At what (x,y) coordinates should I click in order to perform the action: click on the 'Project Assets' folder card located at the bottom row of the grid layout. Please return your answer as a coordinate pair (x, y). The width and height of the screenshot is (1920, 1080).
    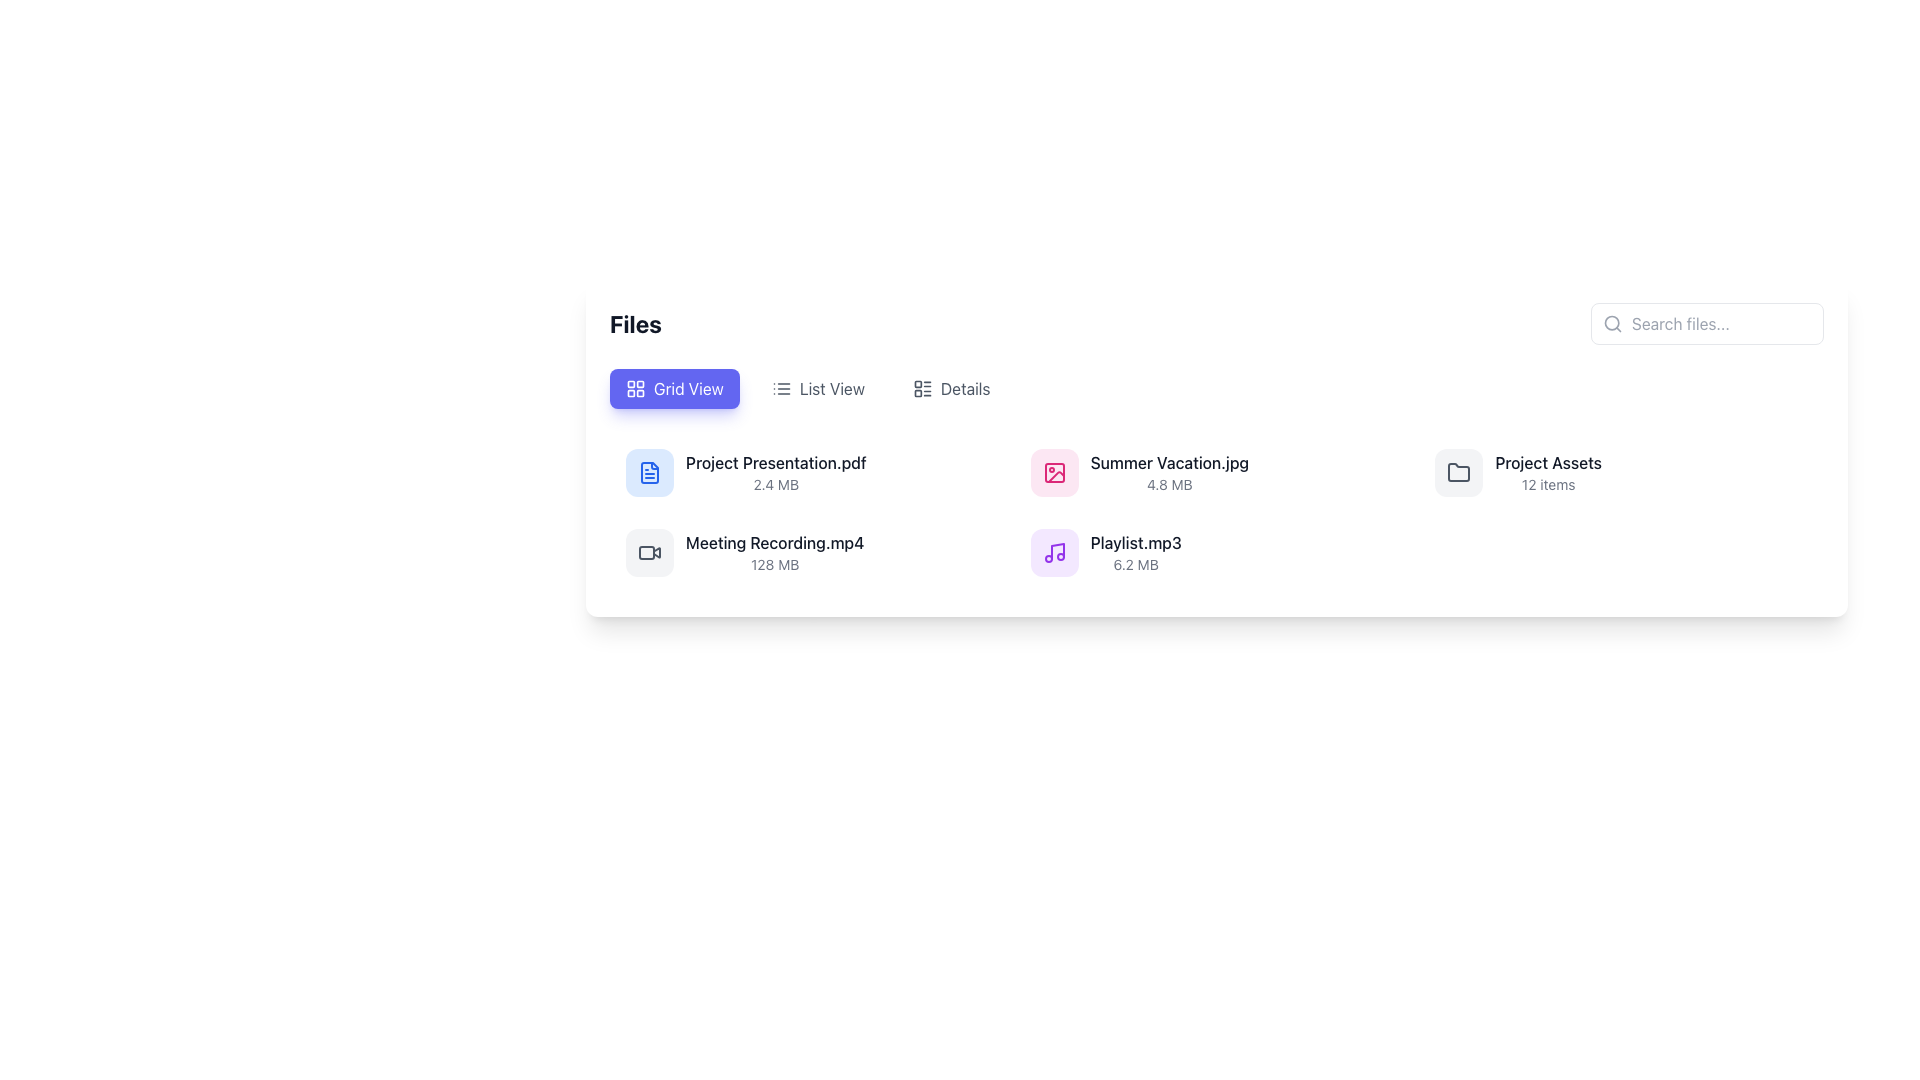
    Looking at the image, I should click on (1518, 473).